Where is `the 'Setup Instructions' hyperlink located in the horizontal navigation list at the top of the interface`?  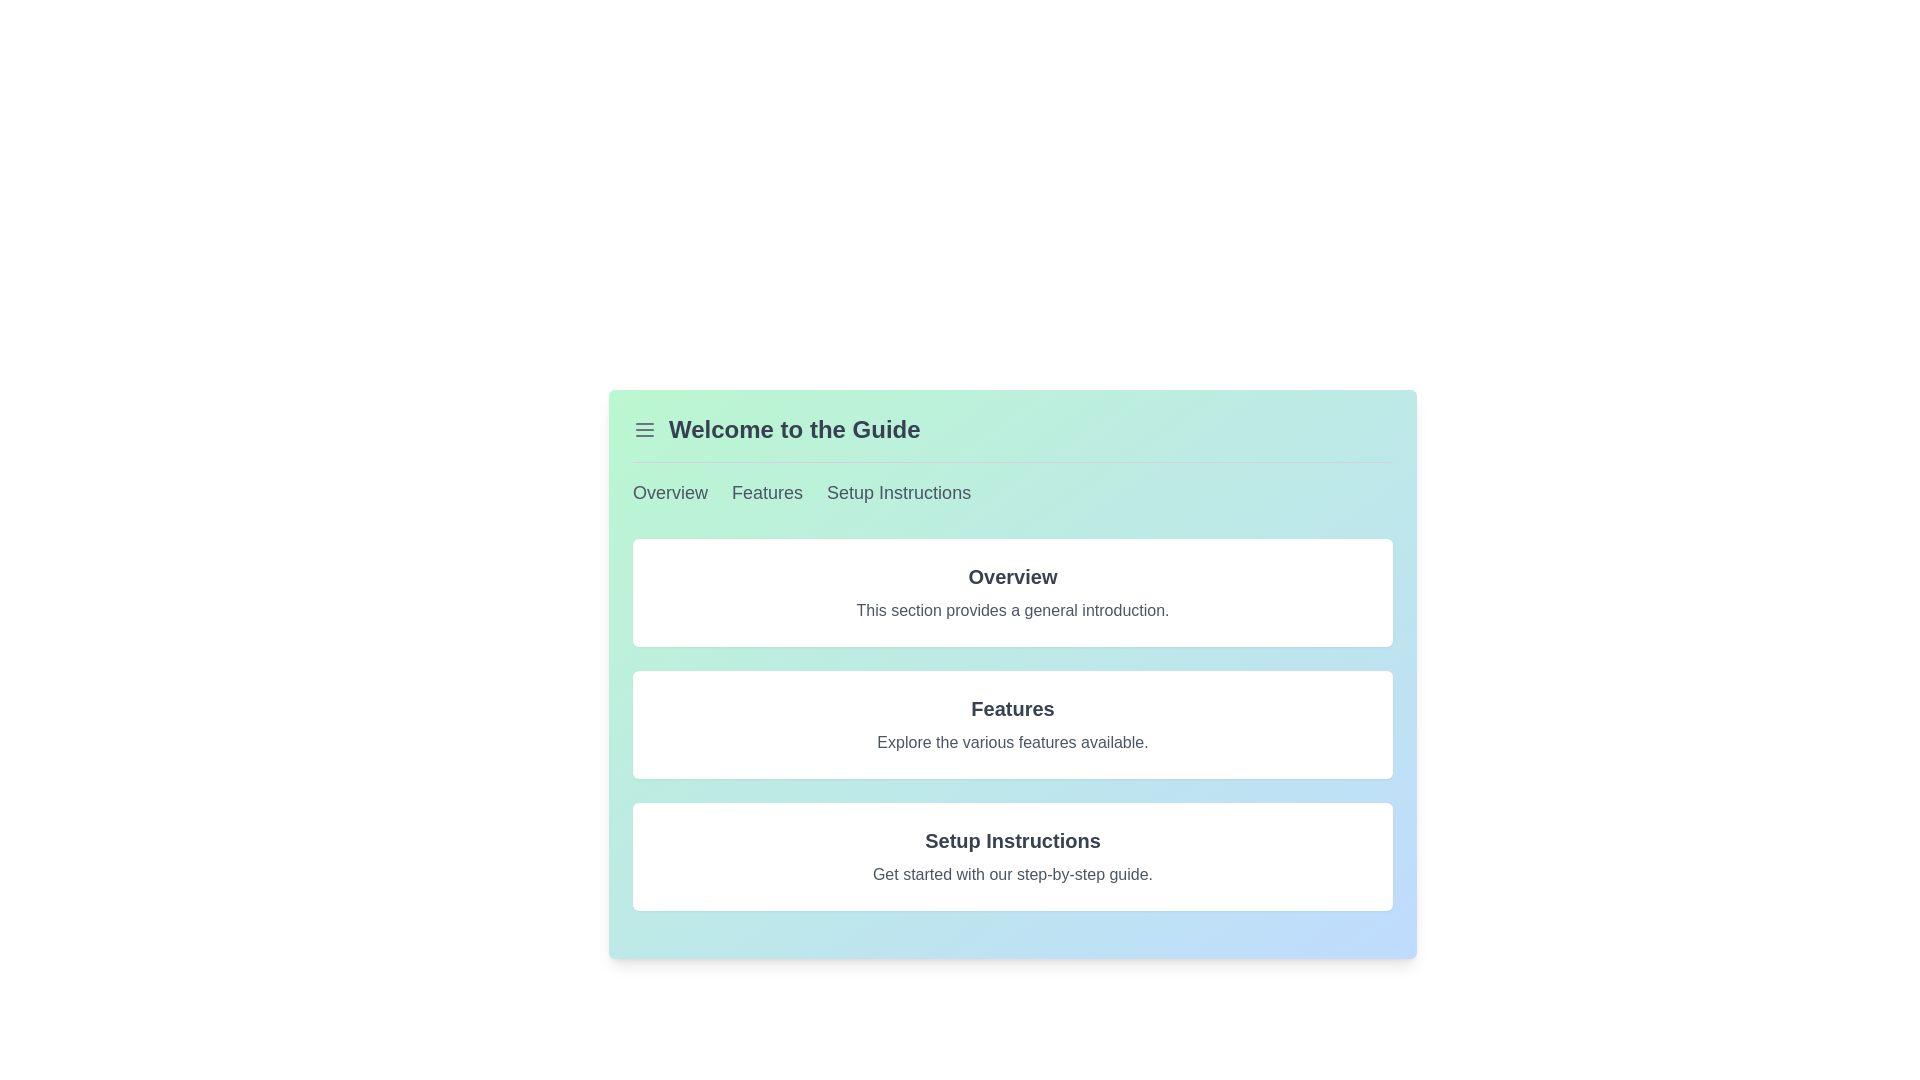
the 'Setup Instructions' hyperlink located in the horizontal navigation list at the top of the interface is located at coordinates (898, 493).